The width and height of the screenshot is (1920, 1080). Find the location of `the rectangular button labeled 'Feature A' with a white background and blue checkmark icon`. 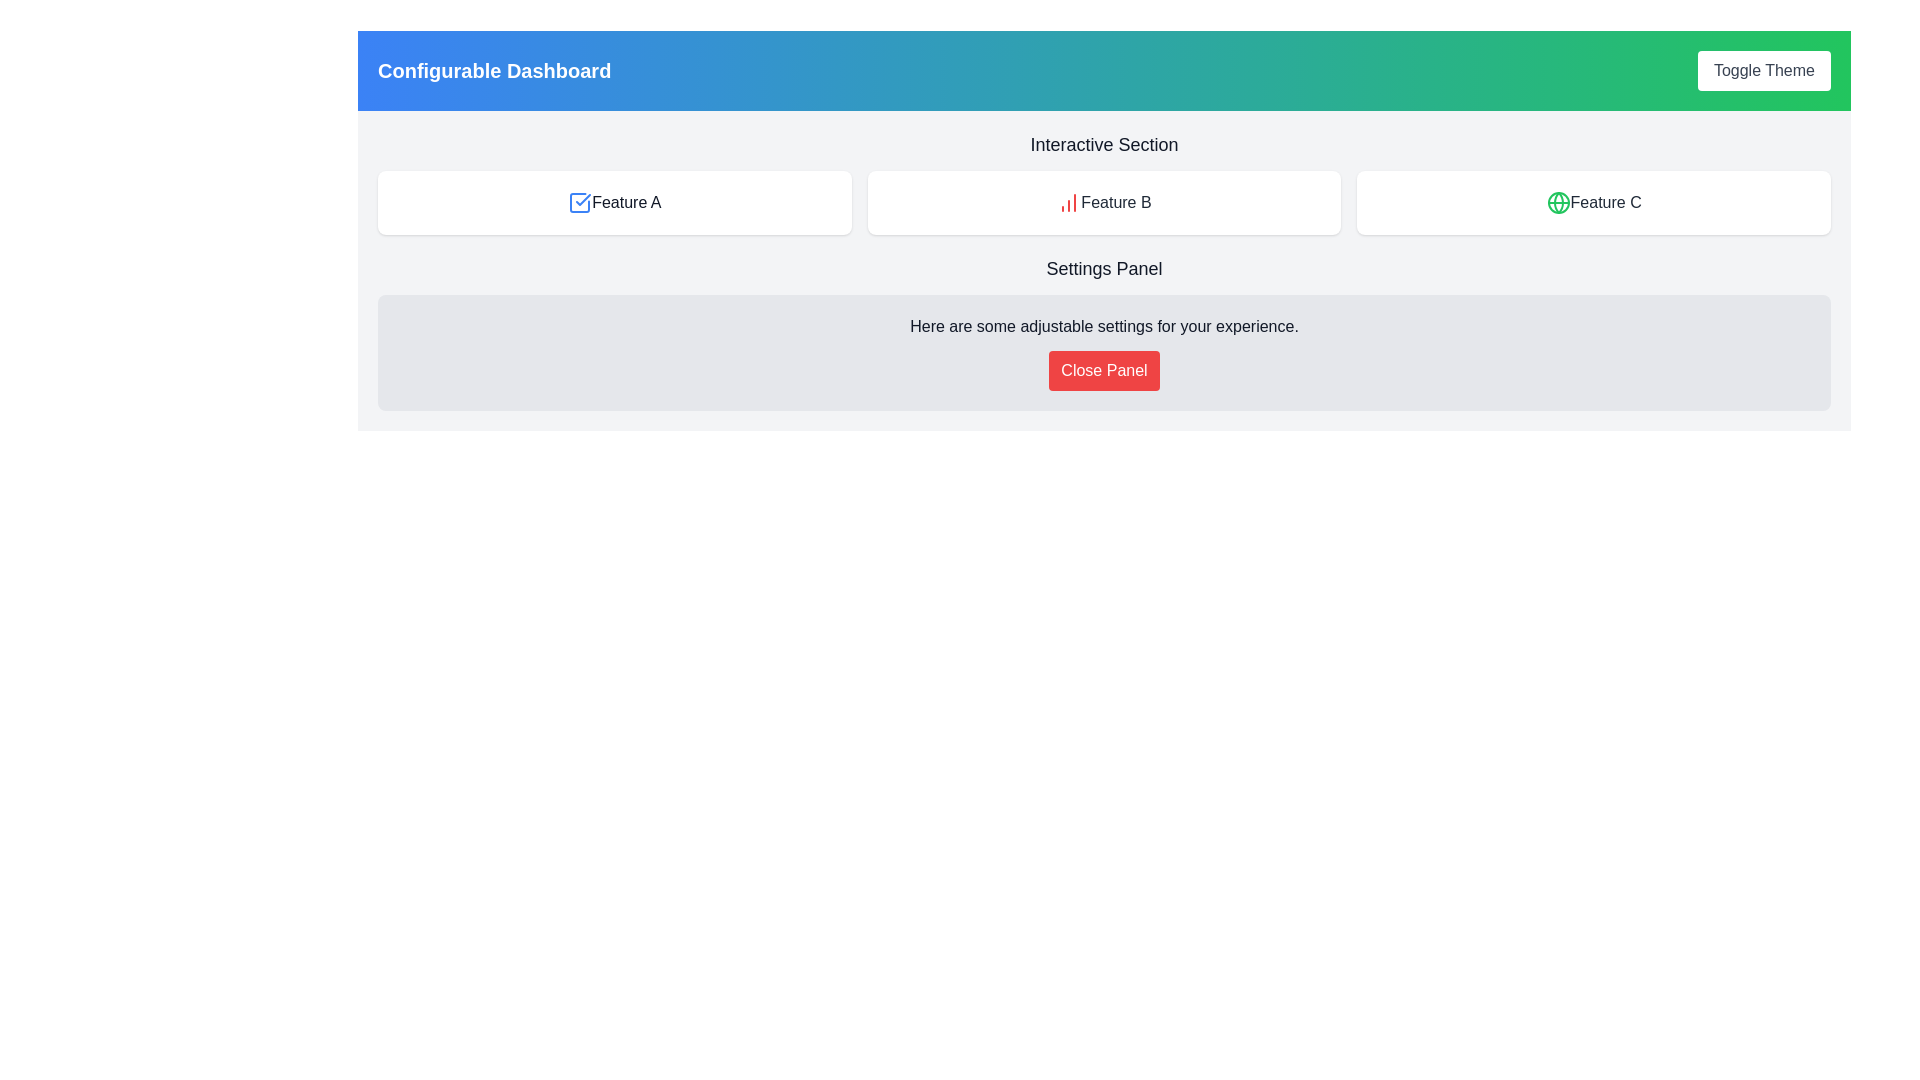

the rectangular button labeled 'Feature A' with a white background and blue checkmark icon is located at coordinates (613, 203).